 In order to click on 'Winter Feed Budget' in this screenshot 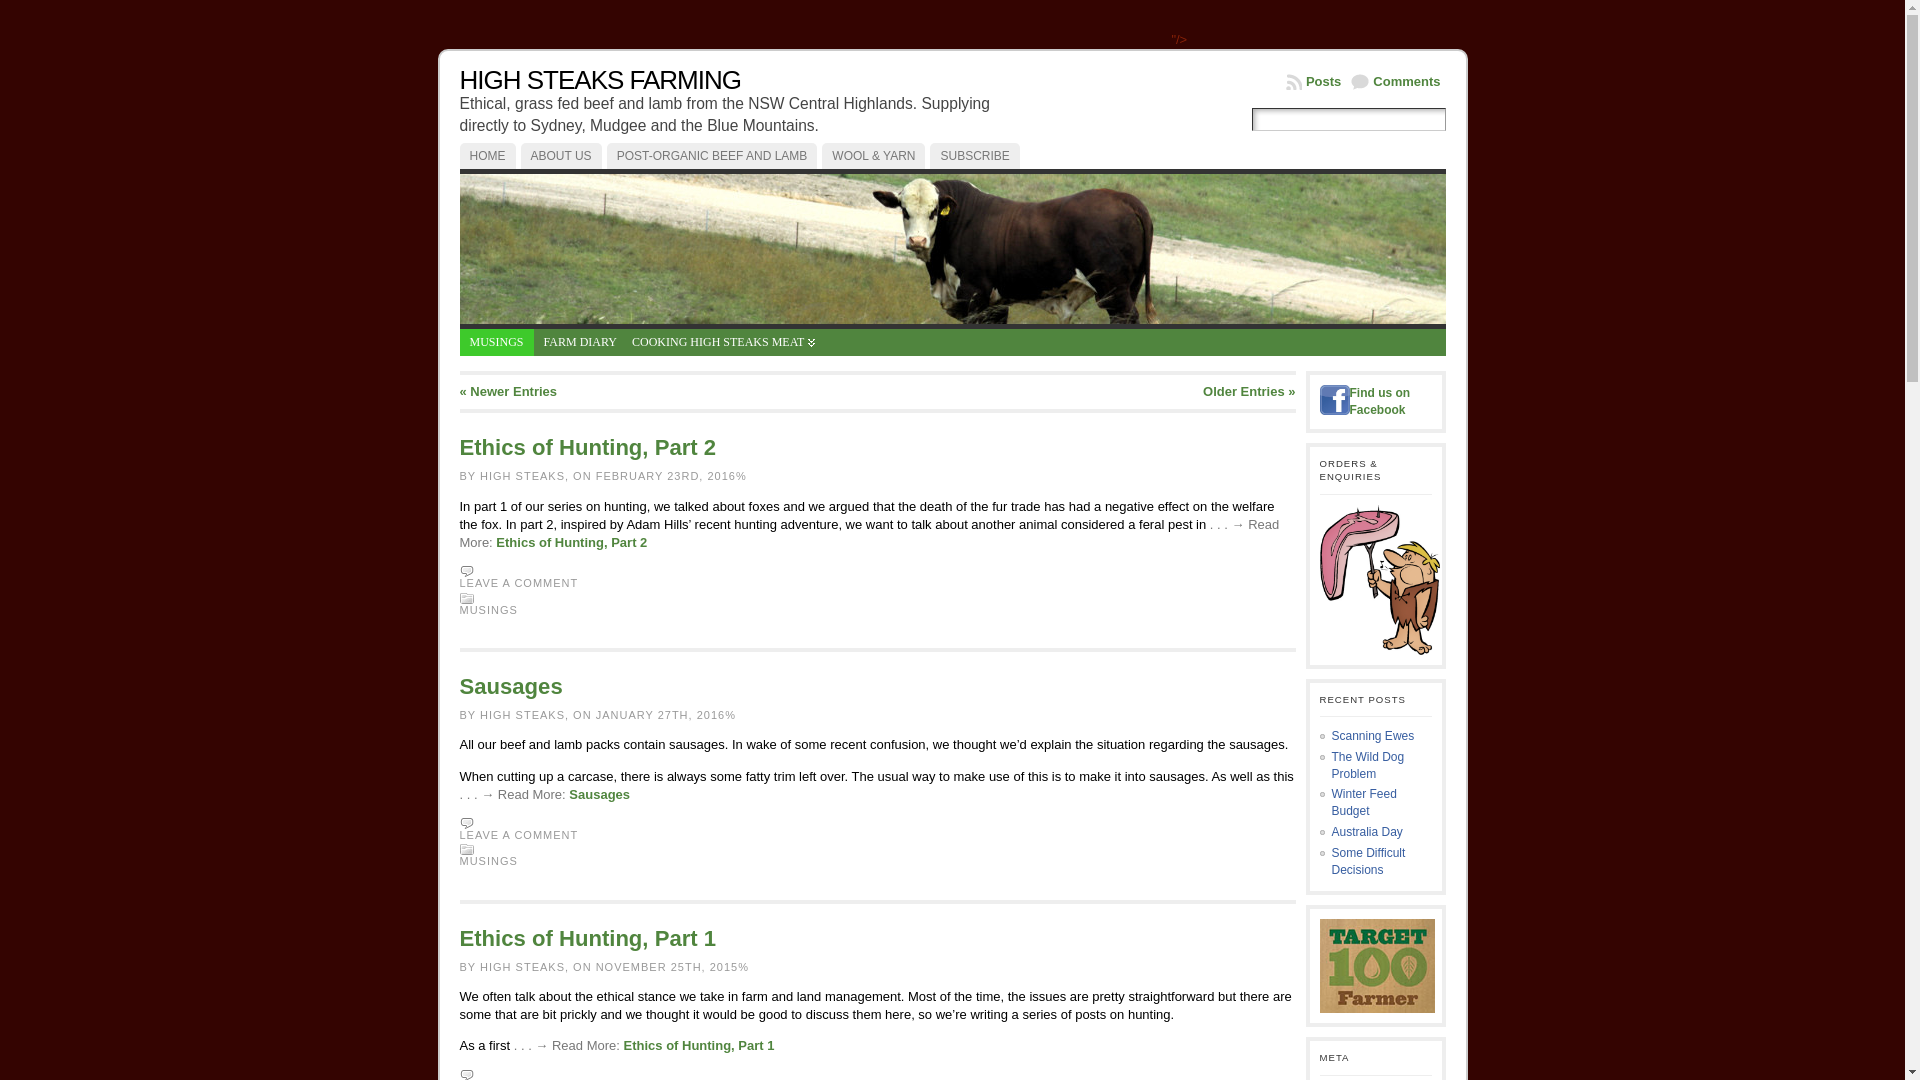, I will do `click(1363, 801)`.